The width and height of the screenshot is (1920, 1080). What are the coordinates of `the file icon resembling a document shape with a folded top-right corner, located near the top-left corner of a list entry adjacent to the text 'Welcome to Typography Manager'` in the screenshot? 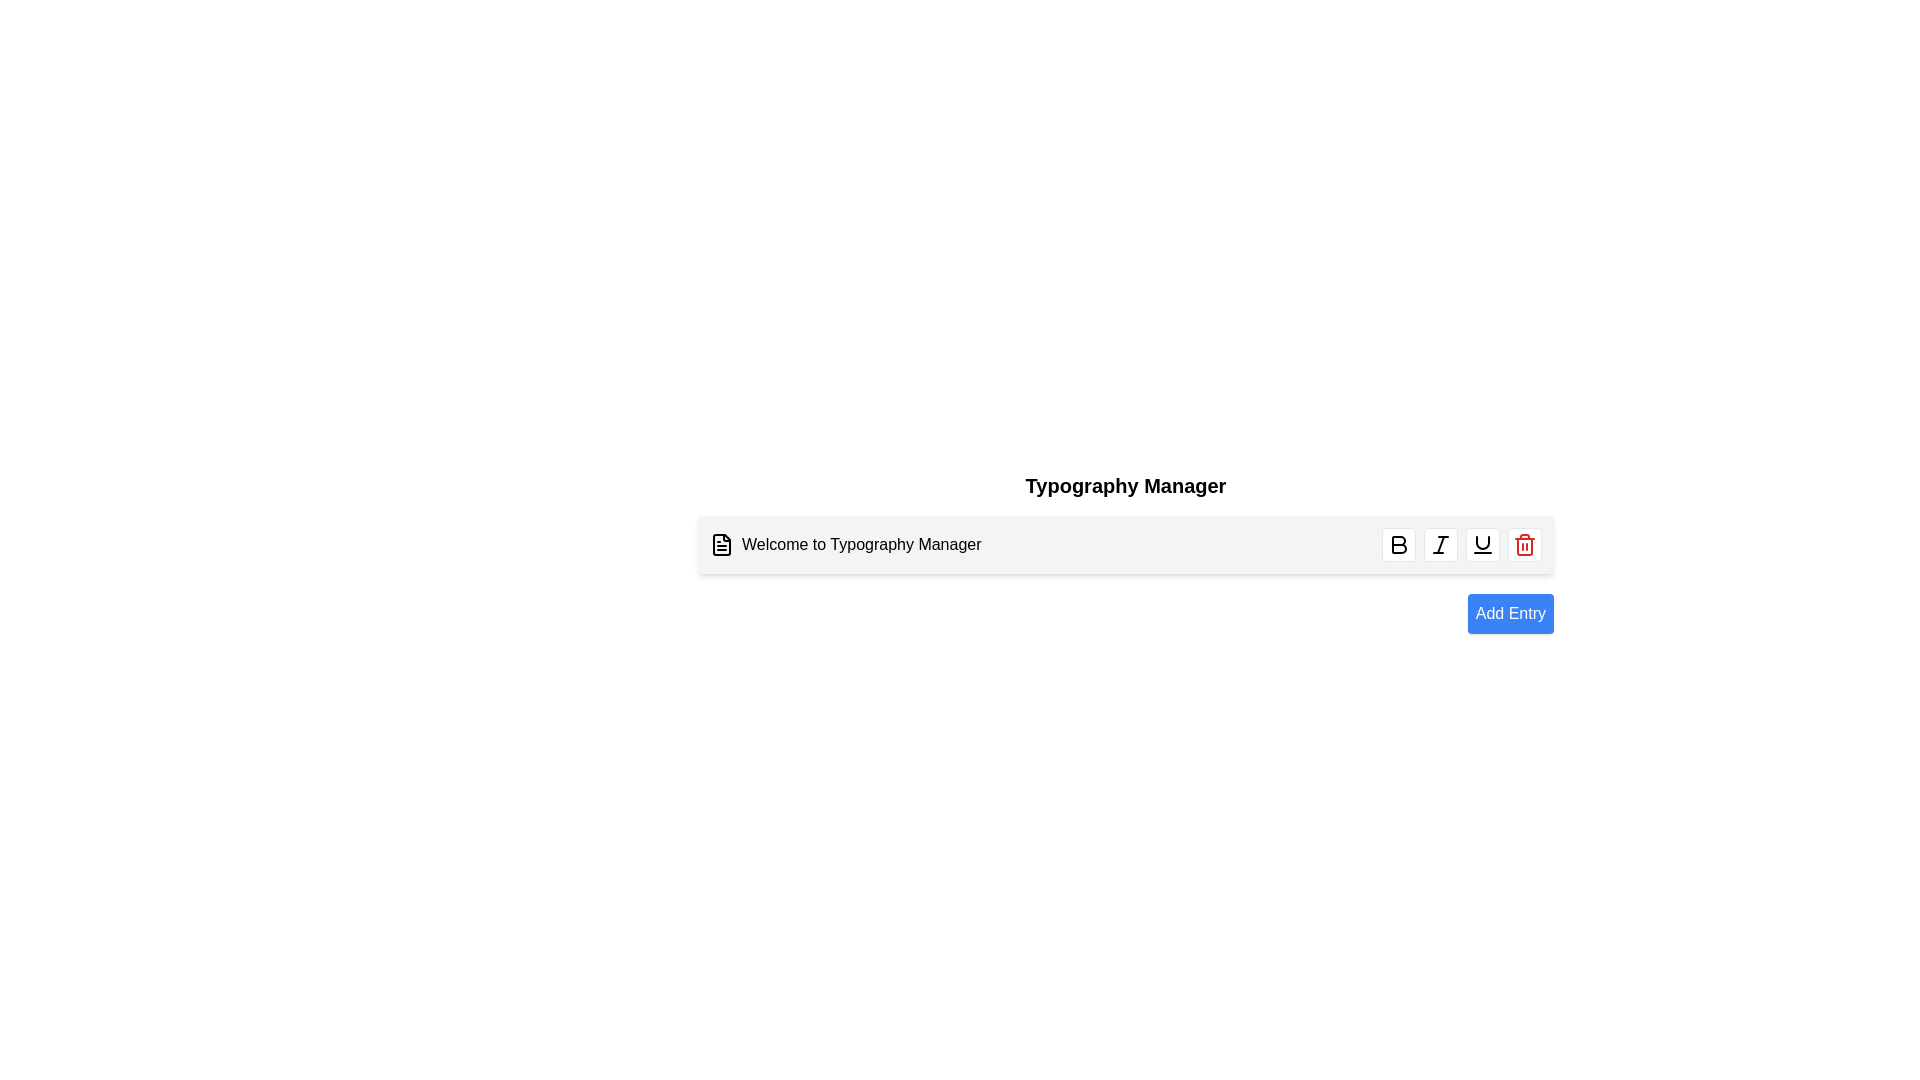 It's located at (720, 544).